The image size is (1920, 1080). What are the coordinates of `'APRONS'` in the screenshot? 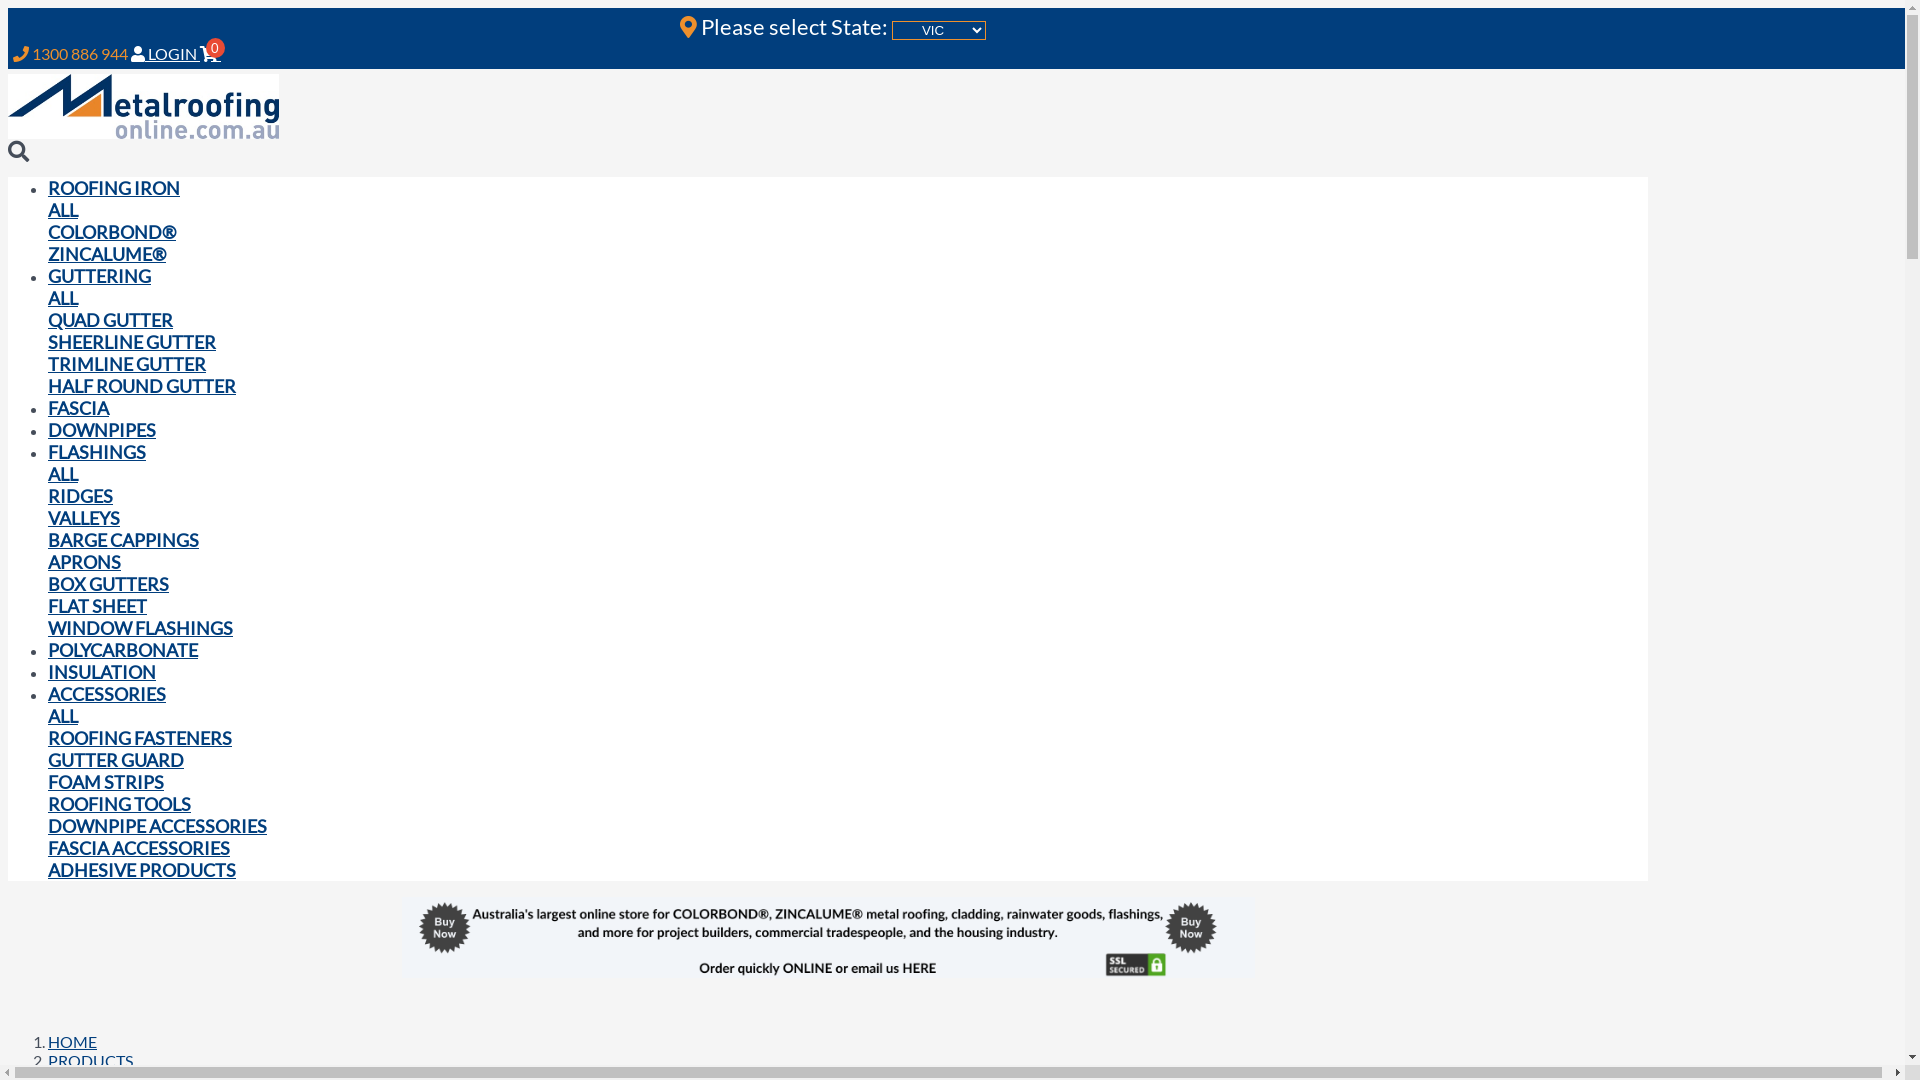 It's located at (83, 562).